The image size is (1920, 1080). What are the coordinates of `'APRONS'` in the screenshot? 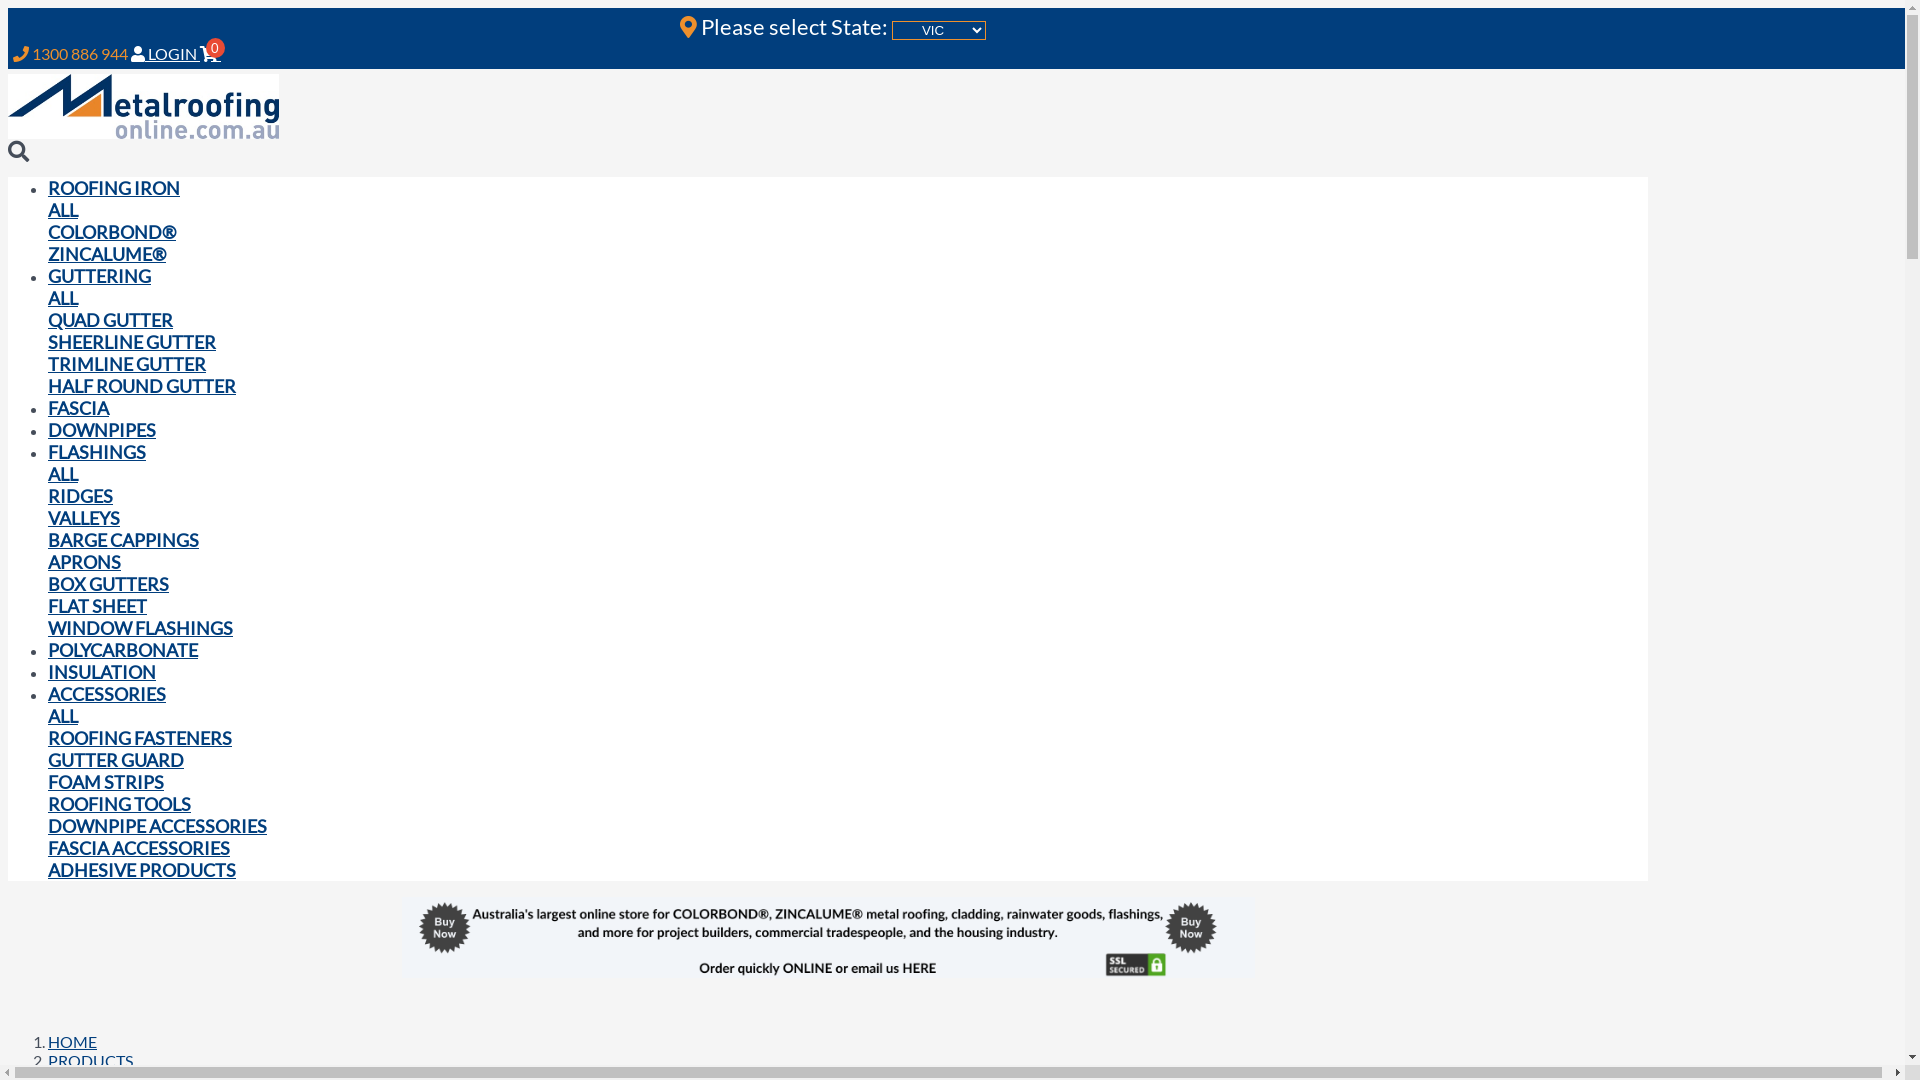 It's located at (83, 562).